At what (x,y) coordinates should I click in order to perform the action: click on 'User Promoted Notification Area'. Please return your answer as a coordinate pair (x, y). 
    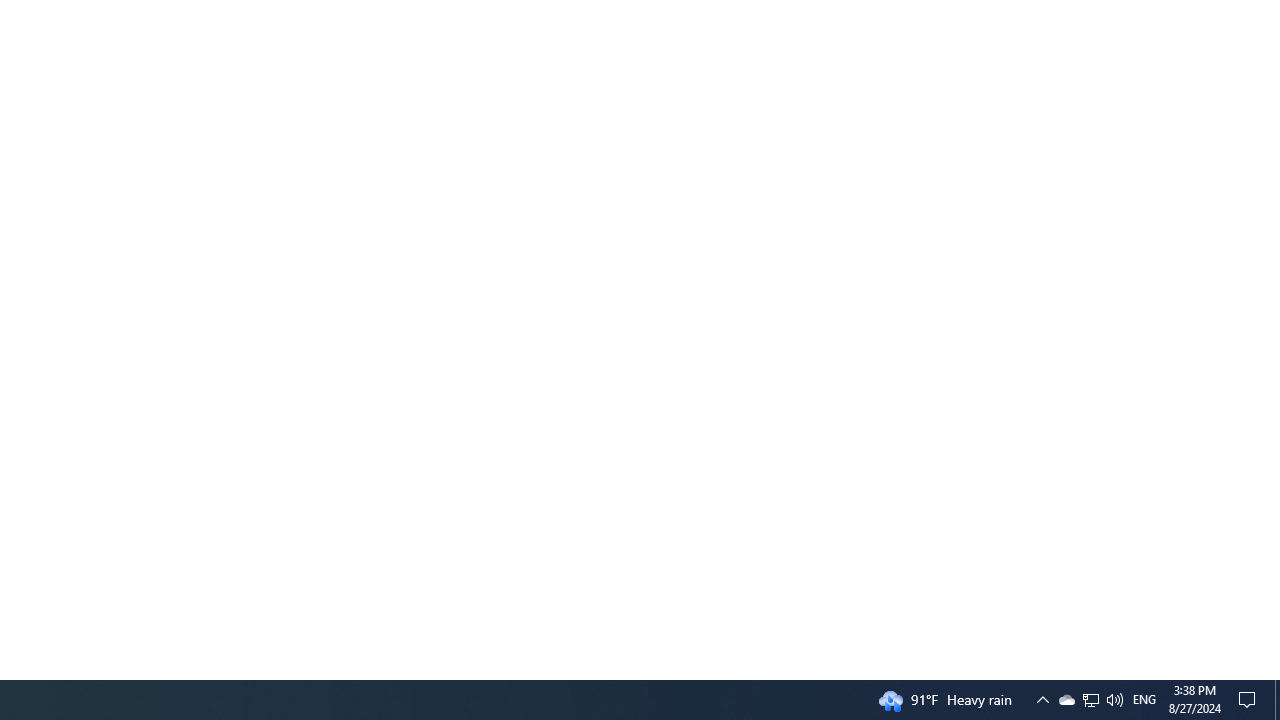
    Looking at the image, I should click on (1089, 698).